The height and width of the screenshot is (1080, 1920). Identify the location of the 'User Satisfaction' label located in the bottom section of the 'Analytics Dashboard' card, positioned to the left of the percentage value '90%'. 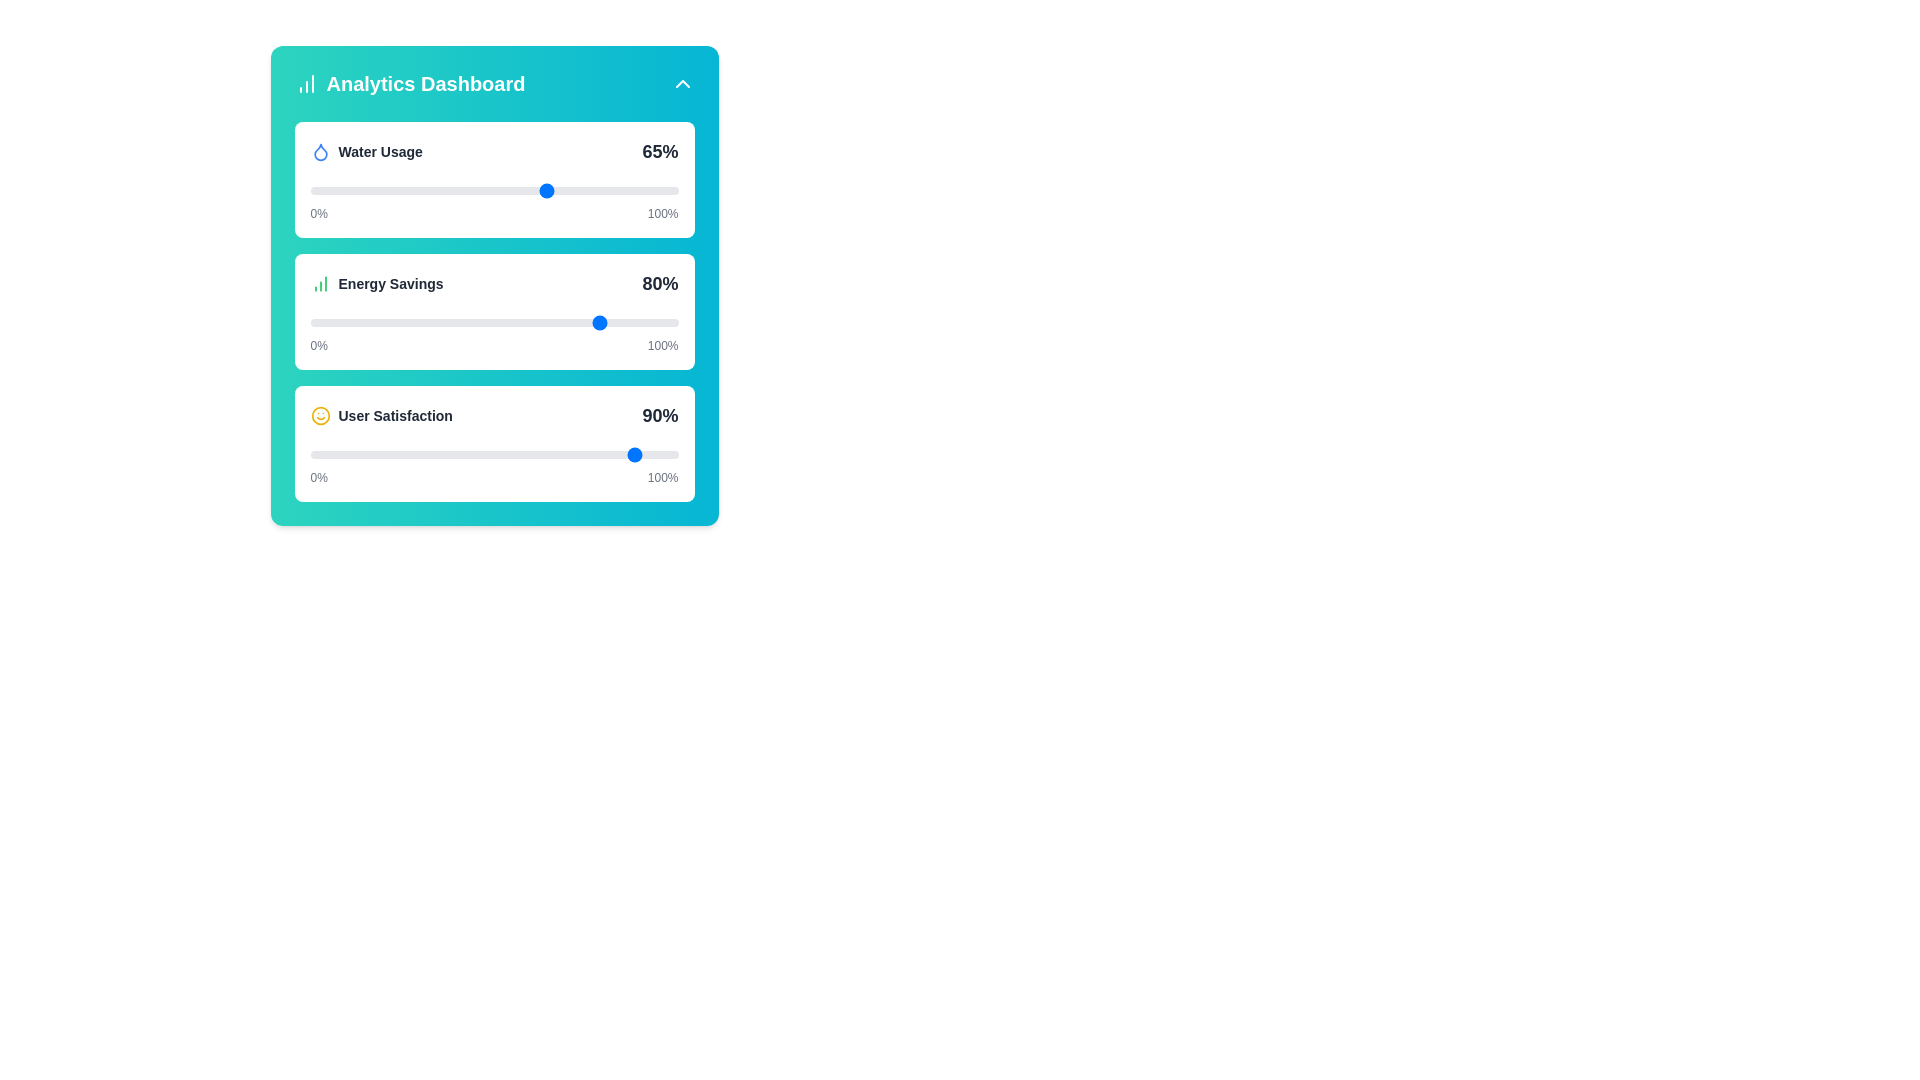
(381, 415).